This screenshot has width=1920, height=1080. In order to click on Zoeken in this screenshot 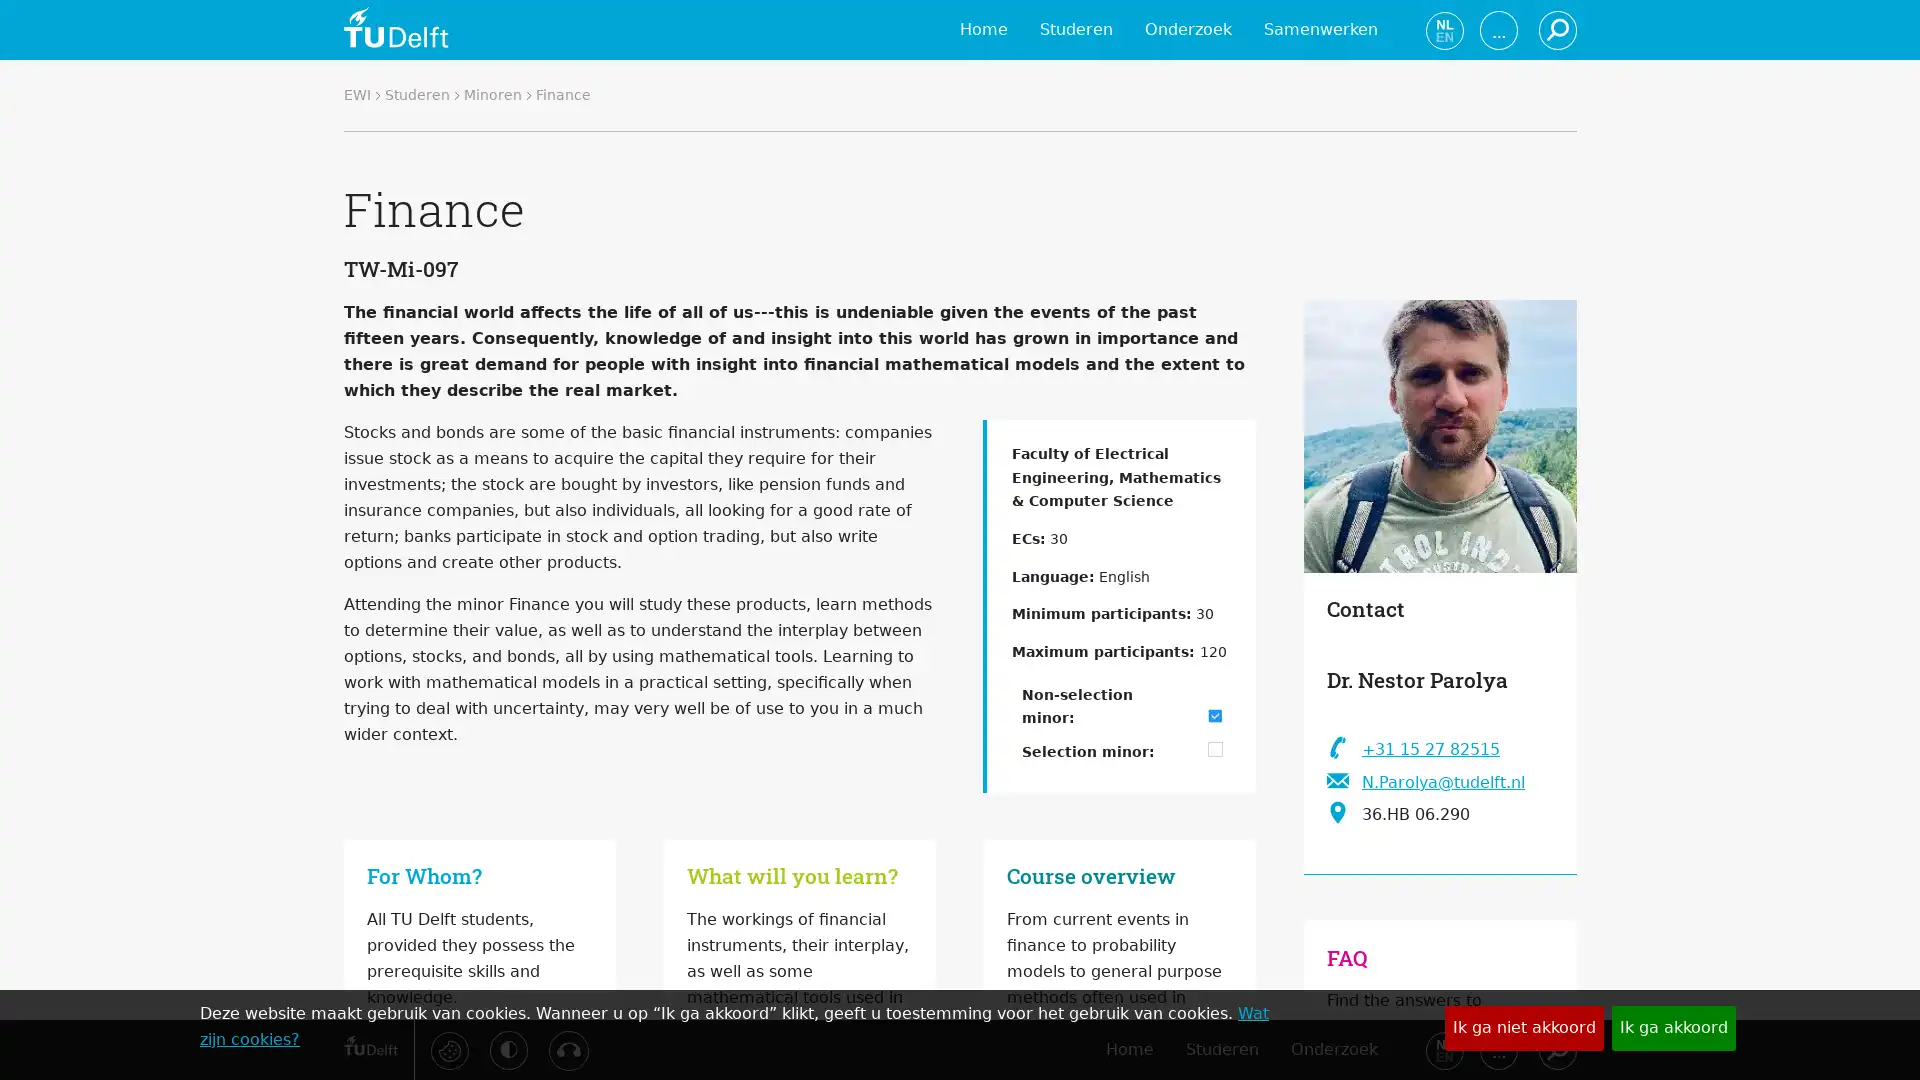, I will do `click(1555, 30)`.